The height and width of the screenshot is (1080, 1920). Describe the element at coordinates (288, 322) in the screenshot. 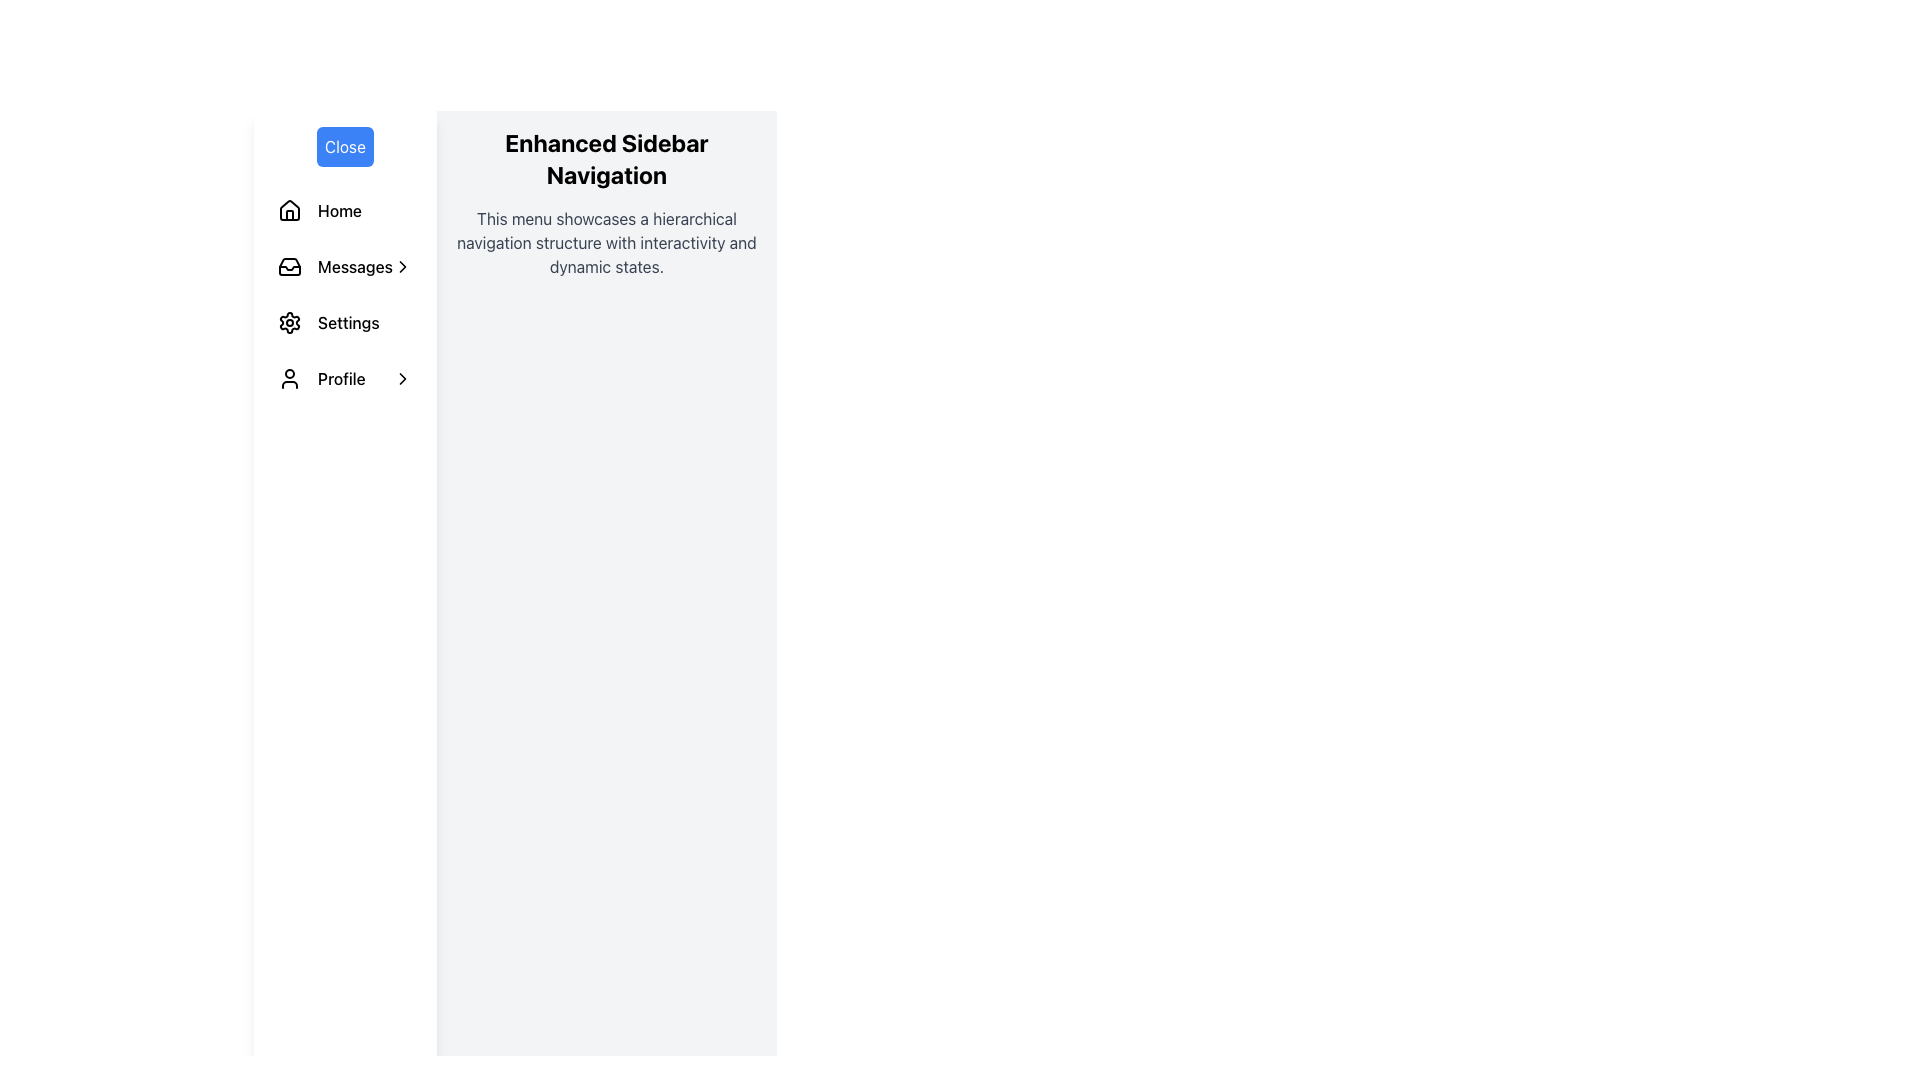

I see `the settings menu icon, which represents the settings functionality and is located third from the top in the vertical navigation panel on the left side of the interface` at that location.